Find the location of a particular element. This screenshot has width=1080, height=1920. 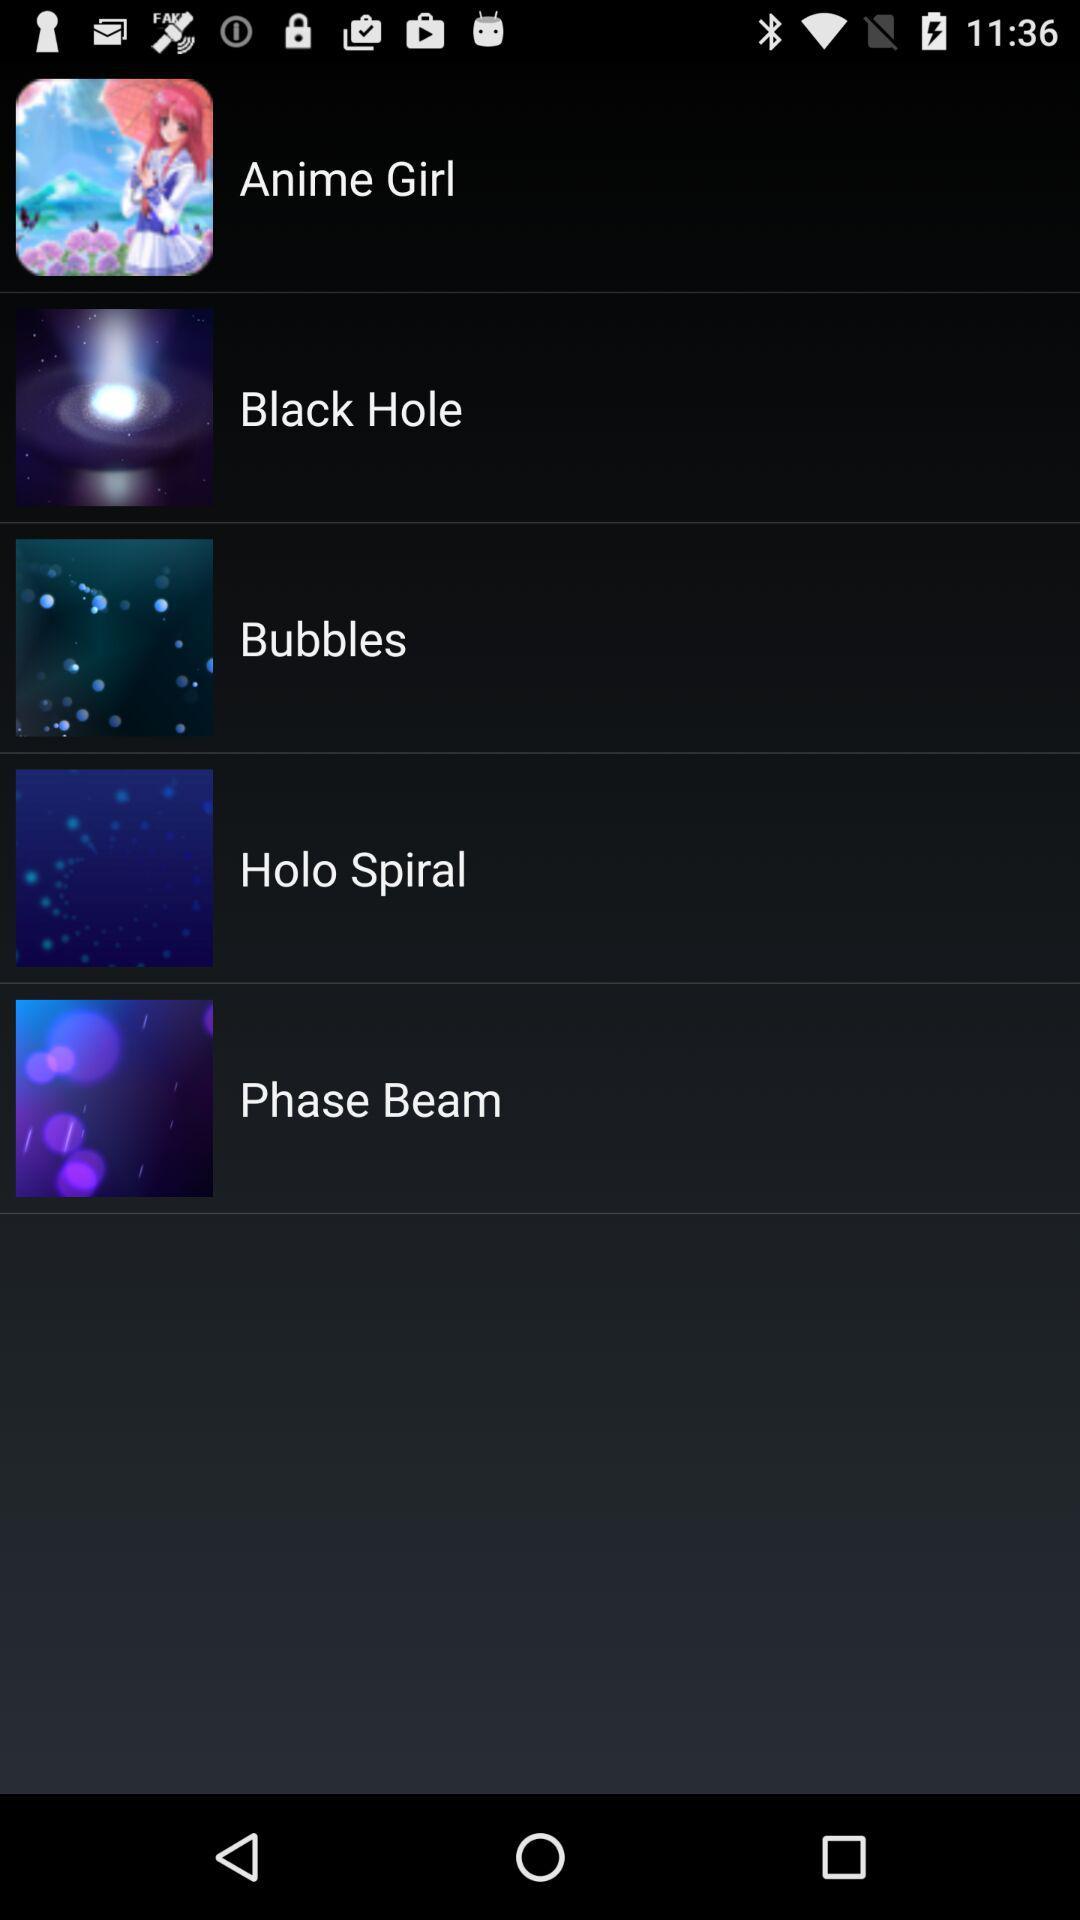

the icon below the black hole item is located at coordinates (322, 636).